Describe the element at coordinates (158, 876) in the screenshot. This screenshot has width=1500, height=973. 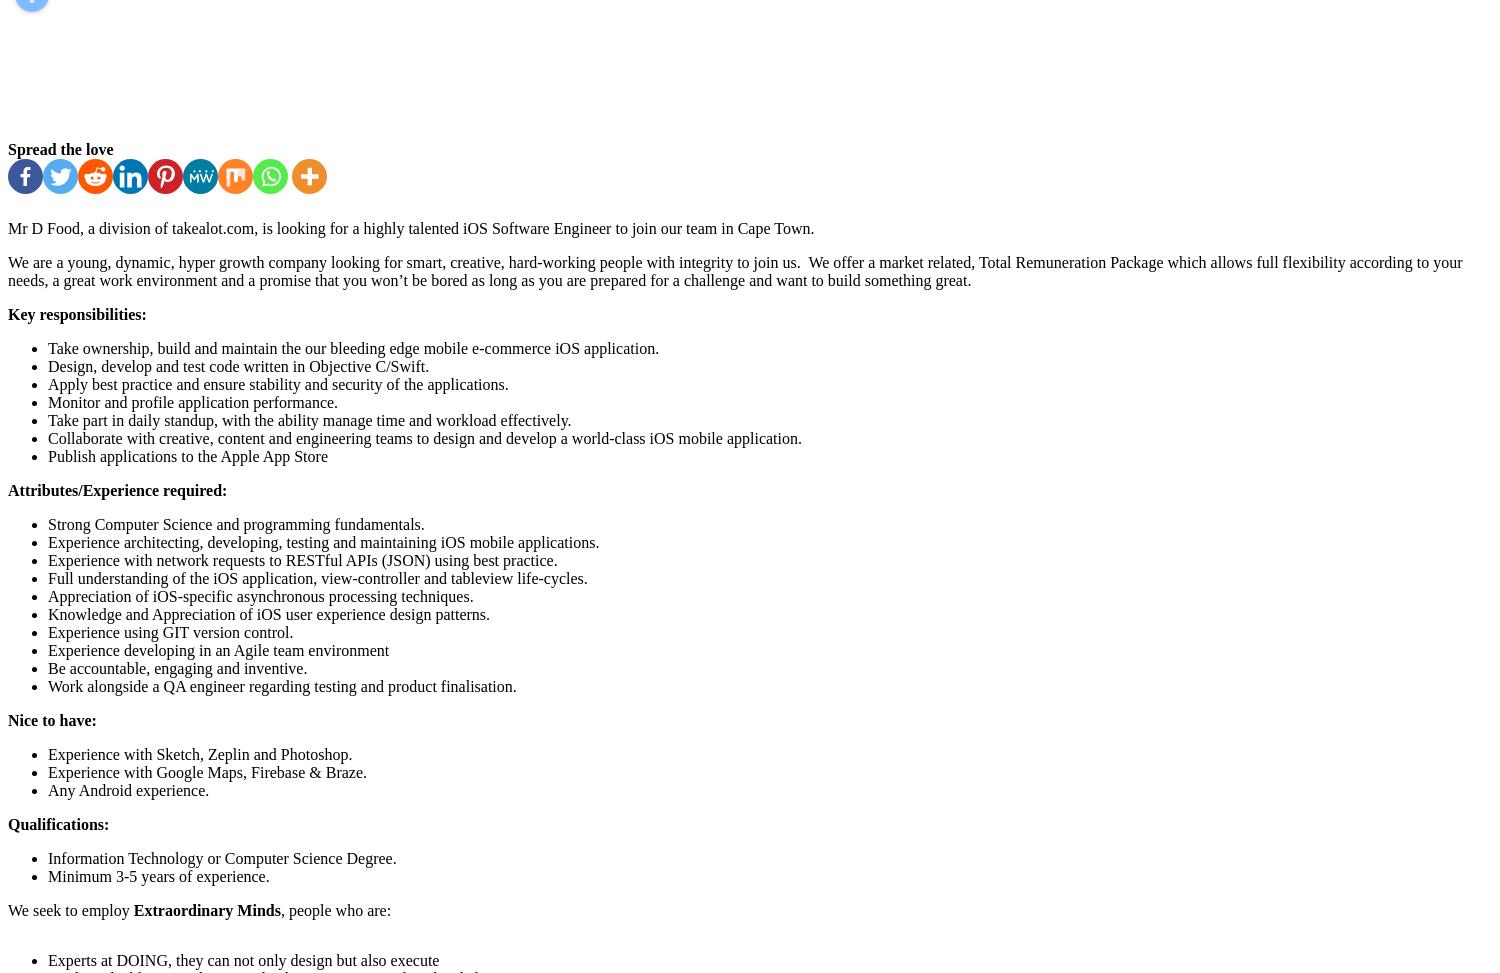
I see `'Minimum 3-5 years of experience.'` at that location.